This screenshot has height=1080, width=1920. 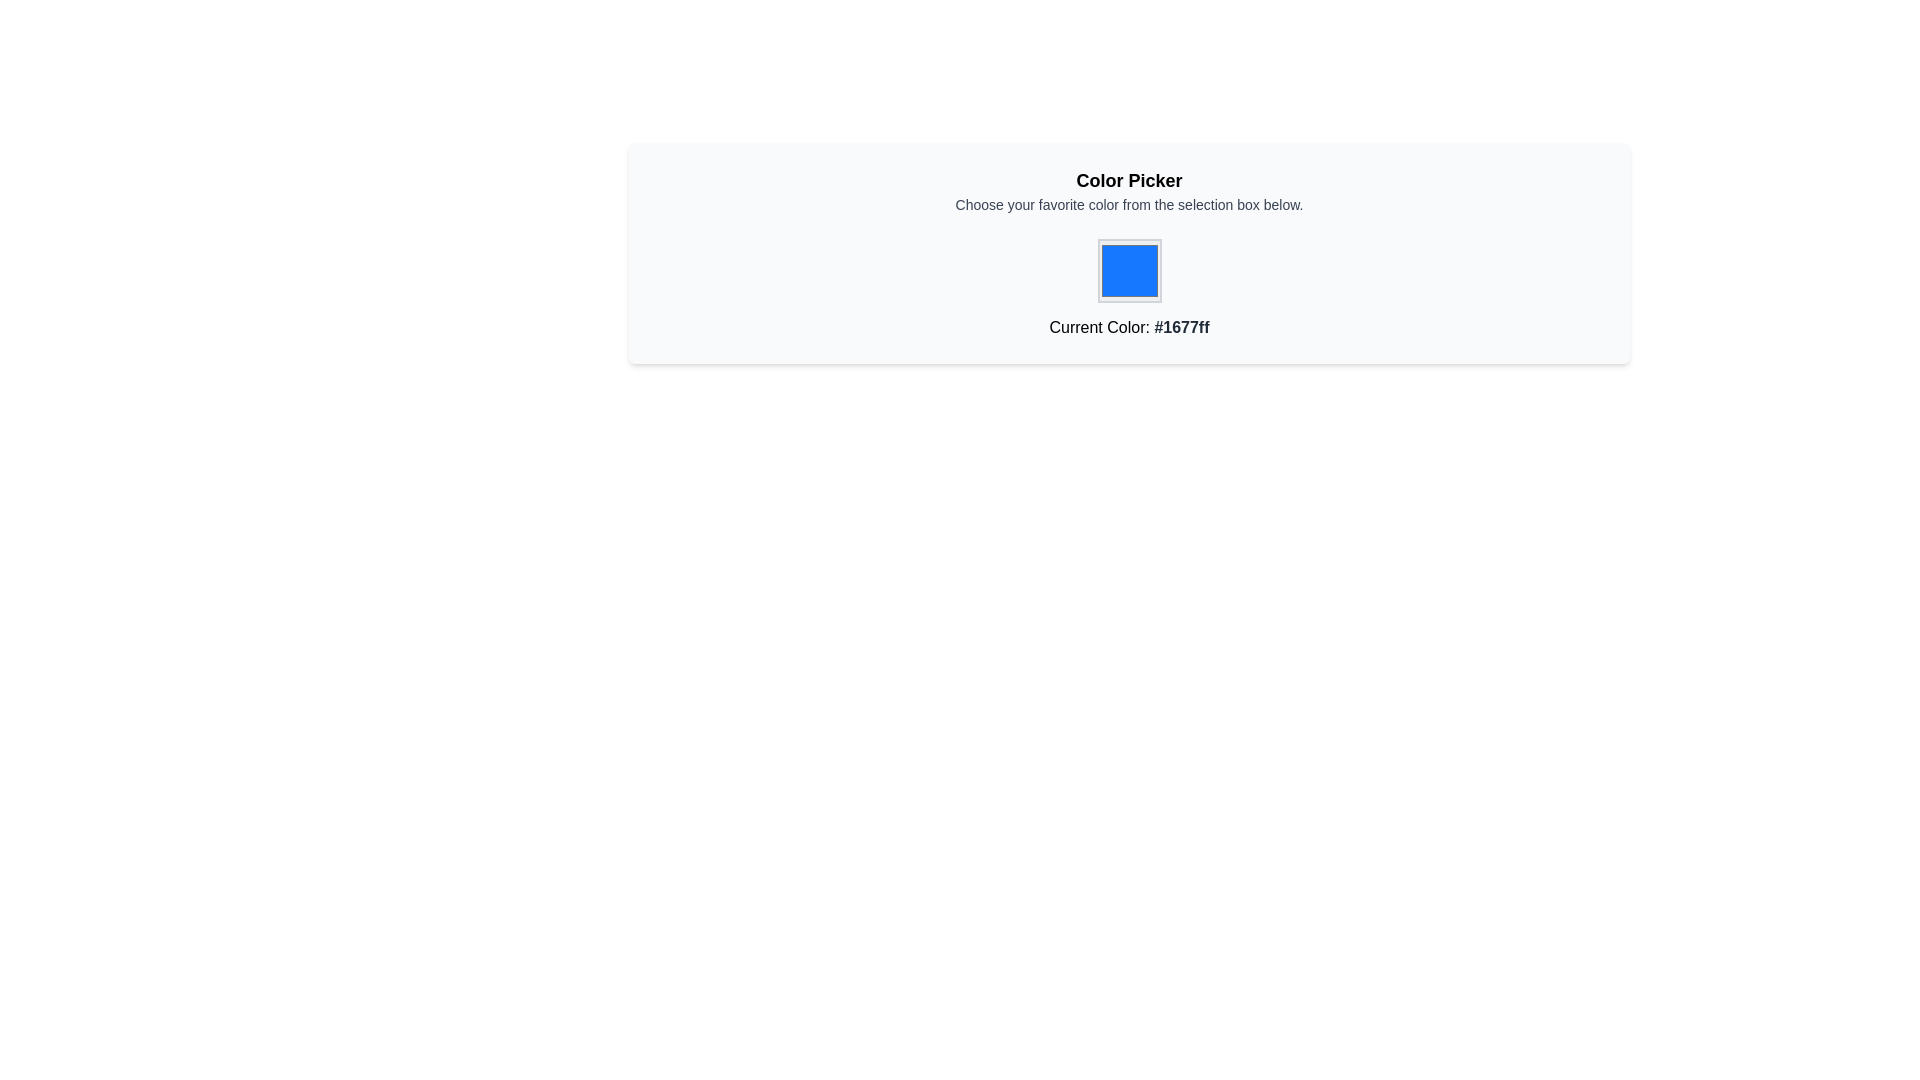 What do you see at coordinates (1129, 181) in the screenshot?
I see `the bold heading text 'Color Picker' located at the top of the interface, which is visually distinct and serves as a section title` at bounding box center [1129, 181].